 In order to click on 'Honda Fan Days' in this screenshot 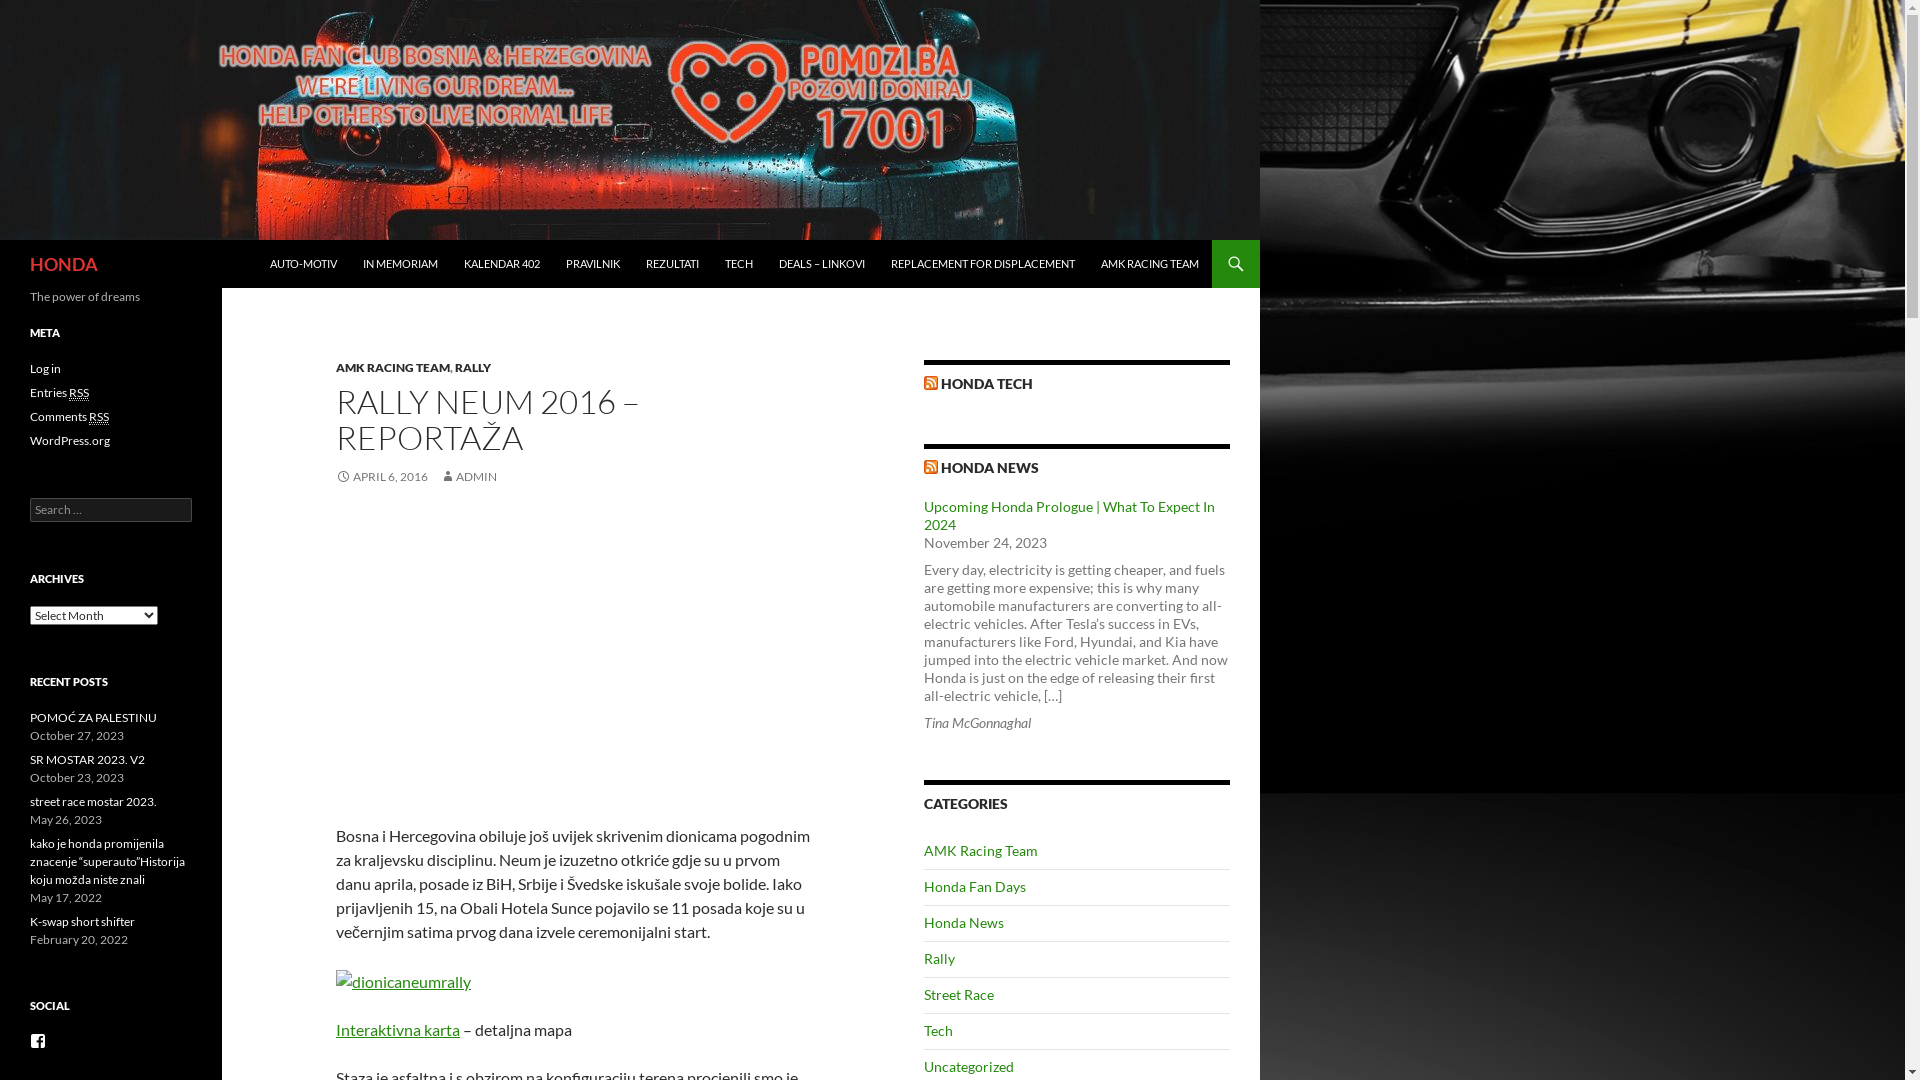, I will do `click(974, 885)`.